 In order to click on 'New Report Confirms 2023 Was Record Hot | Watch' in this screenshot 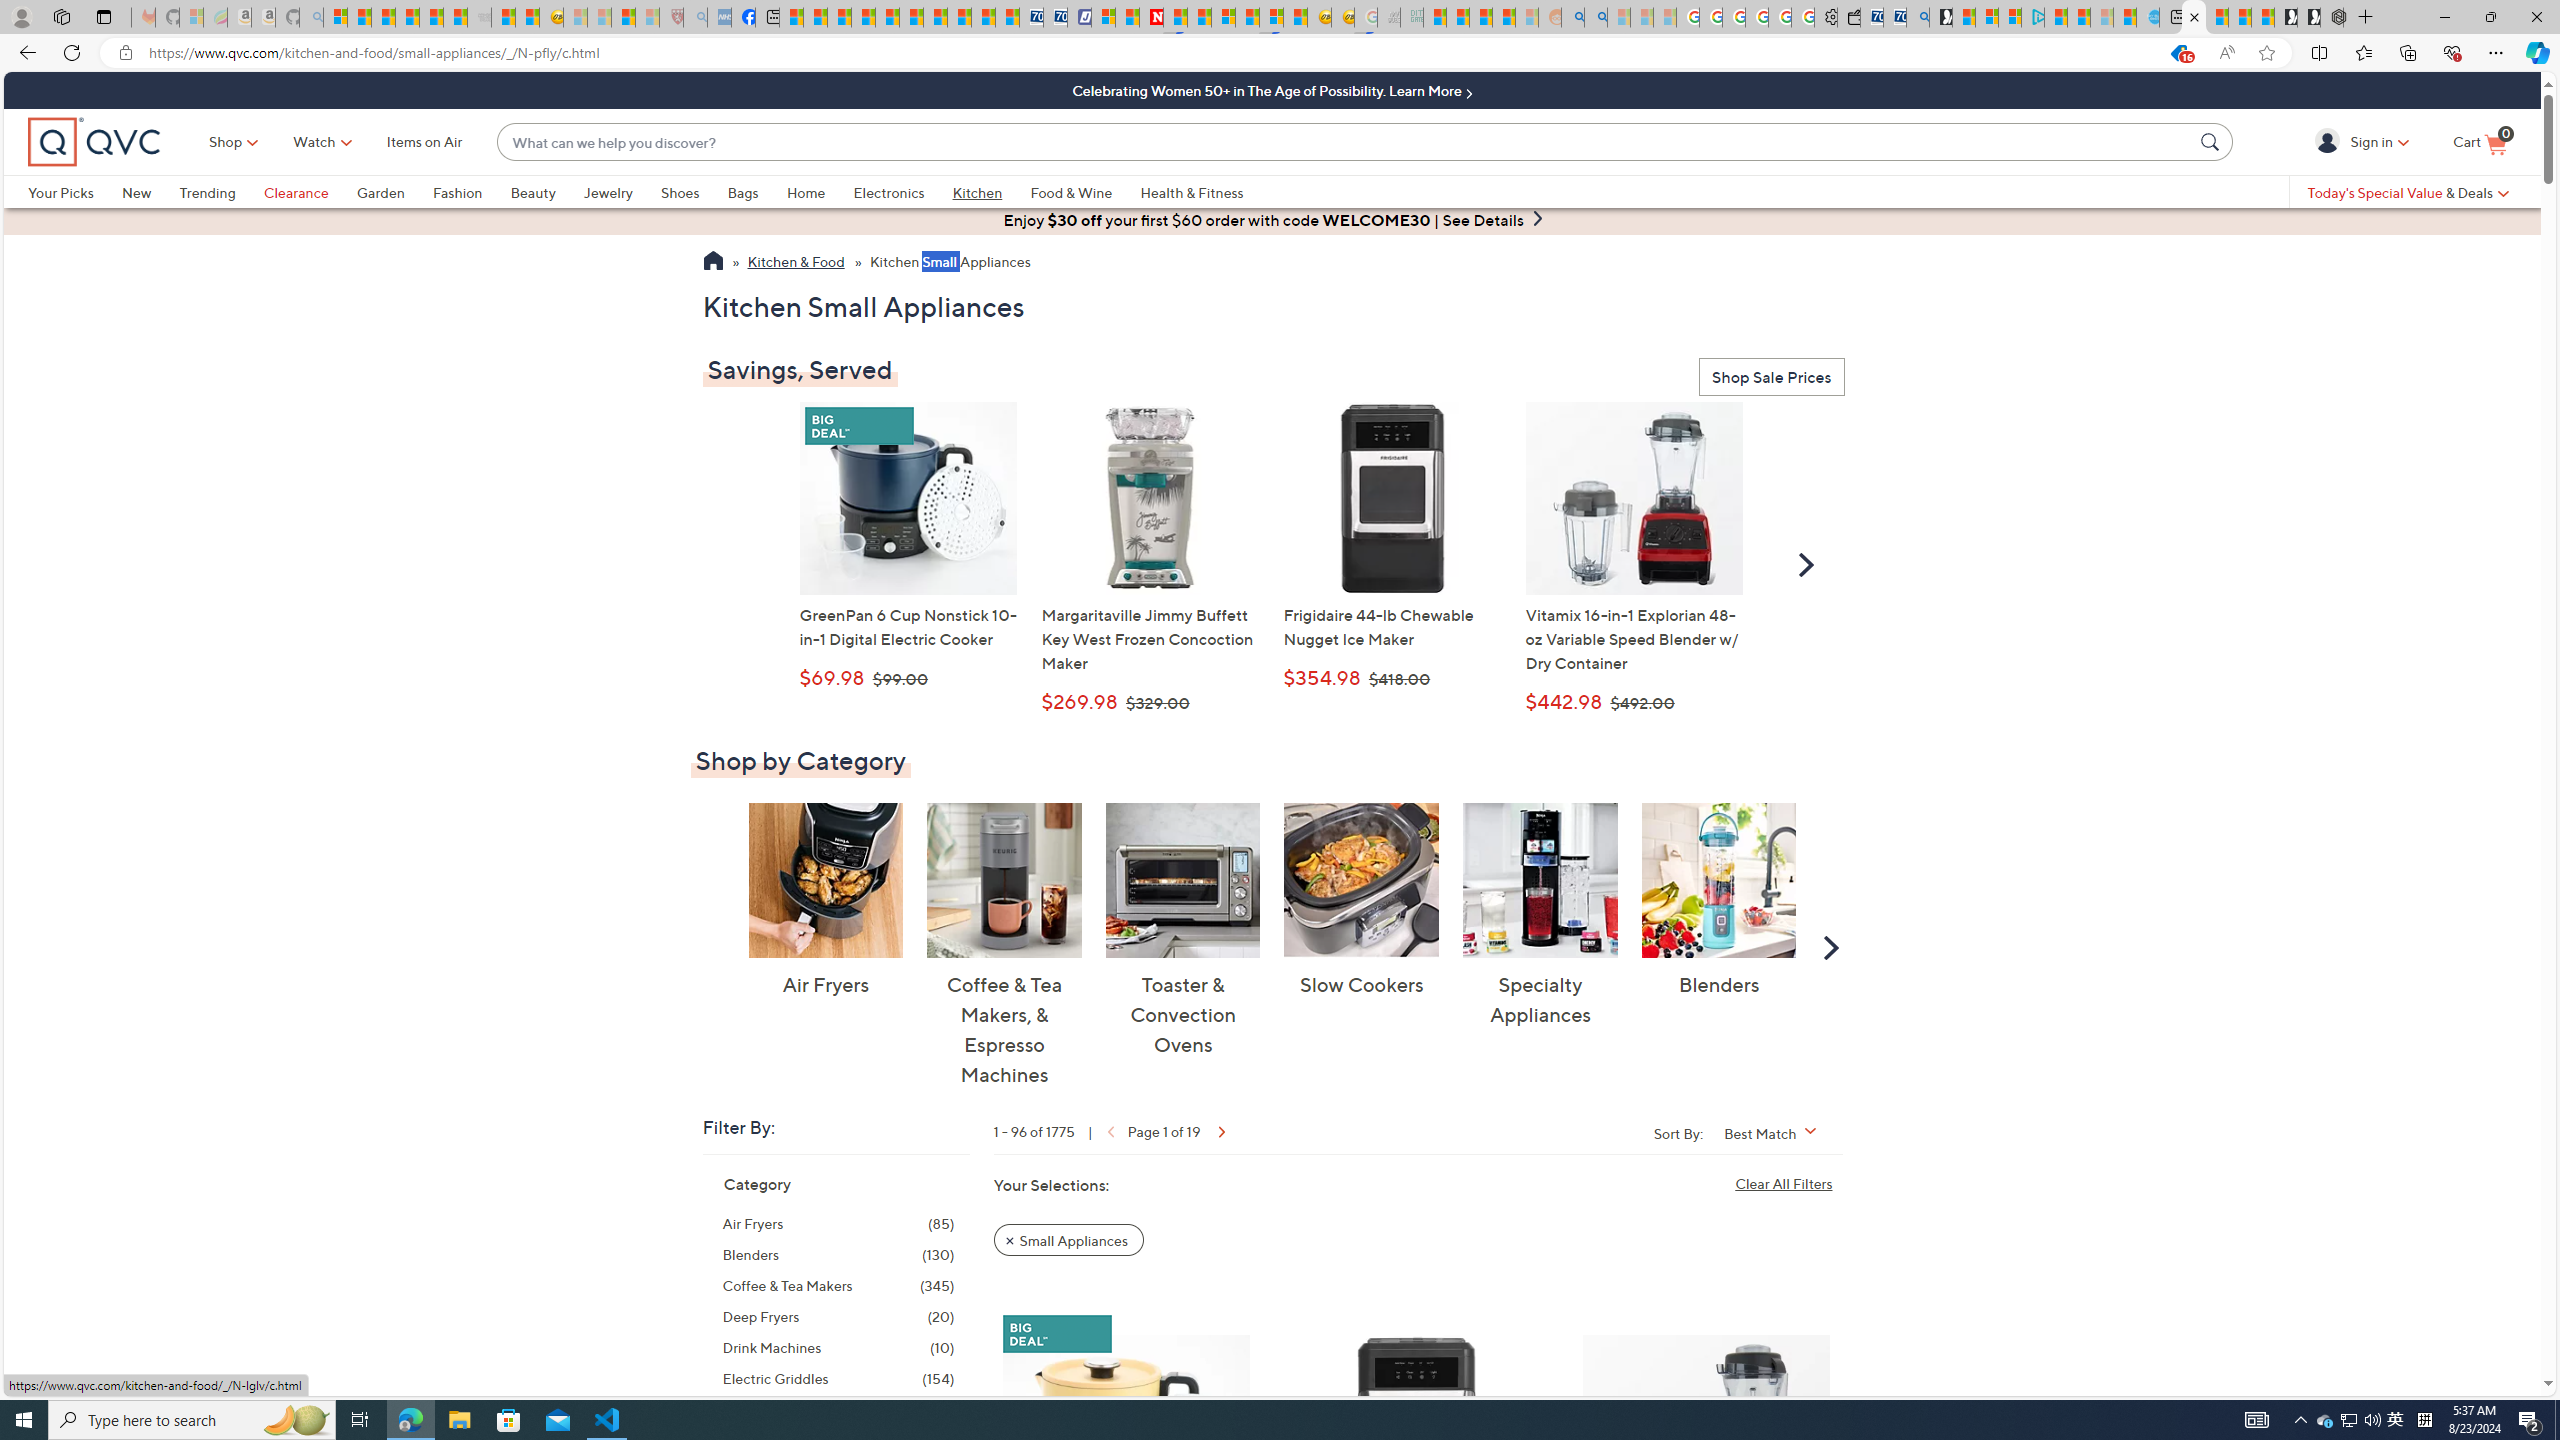, I will do `click(432, 16)`.